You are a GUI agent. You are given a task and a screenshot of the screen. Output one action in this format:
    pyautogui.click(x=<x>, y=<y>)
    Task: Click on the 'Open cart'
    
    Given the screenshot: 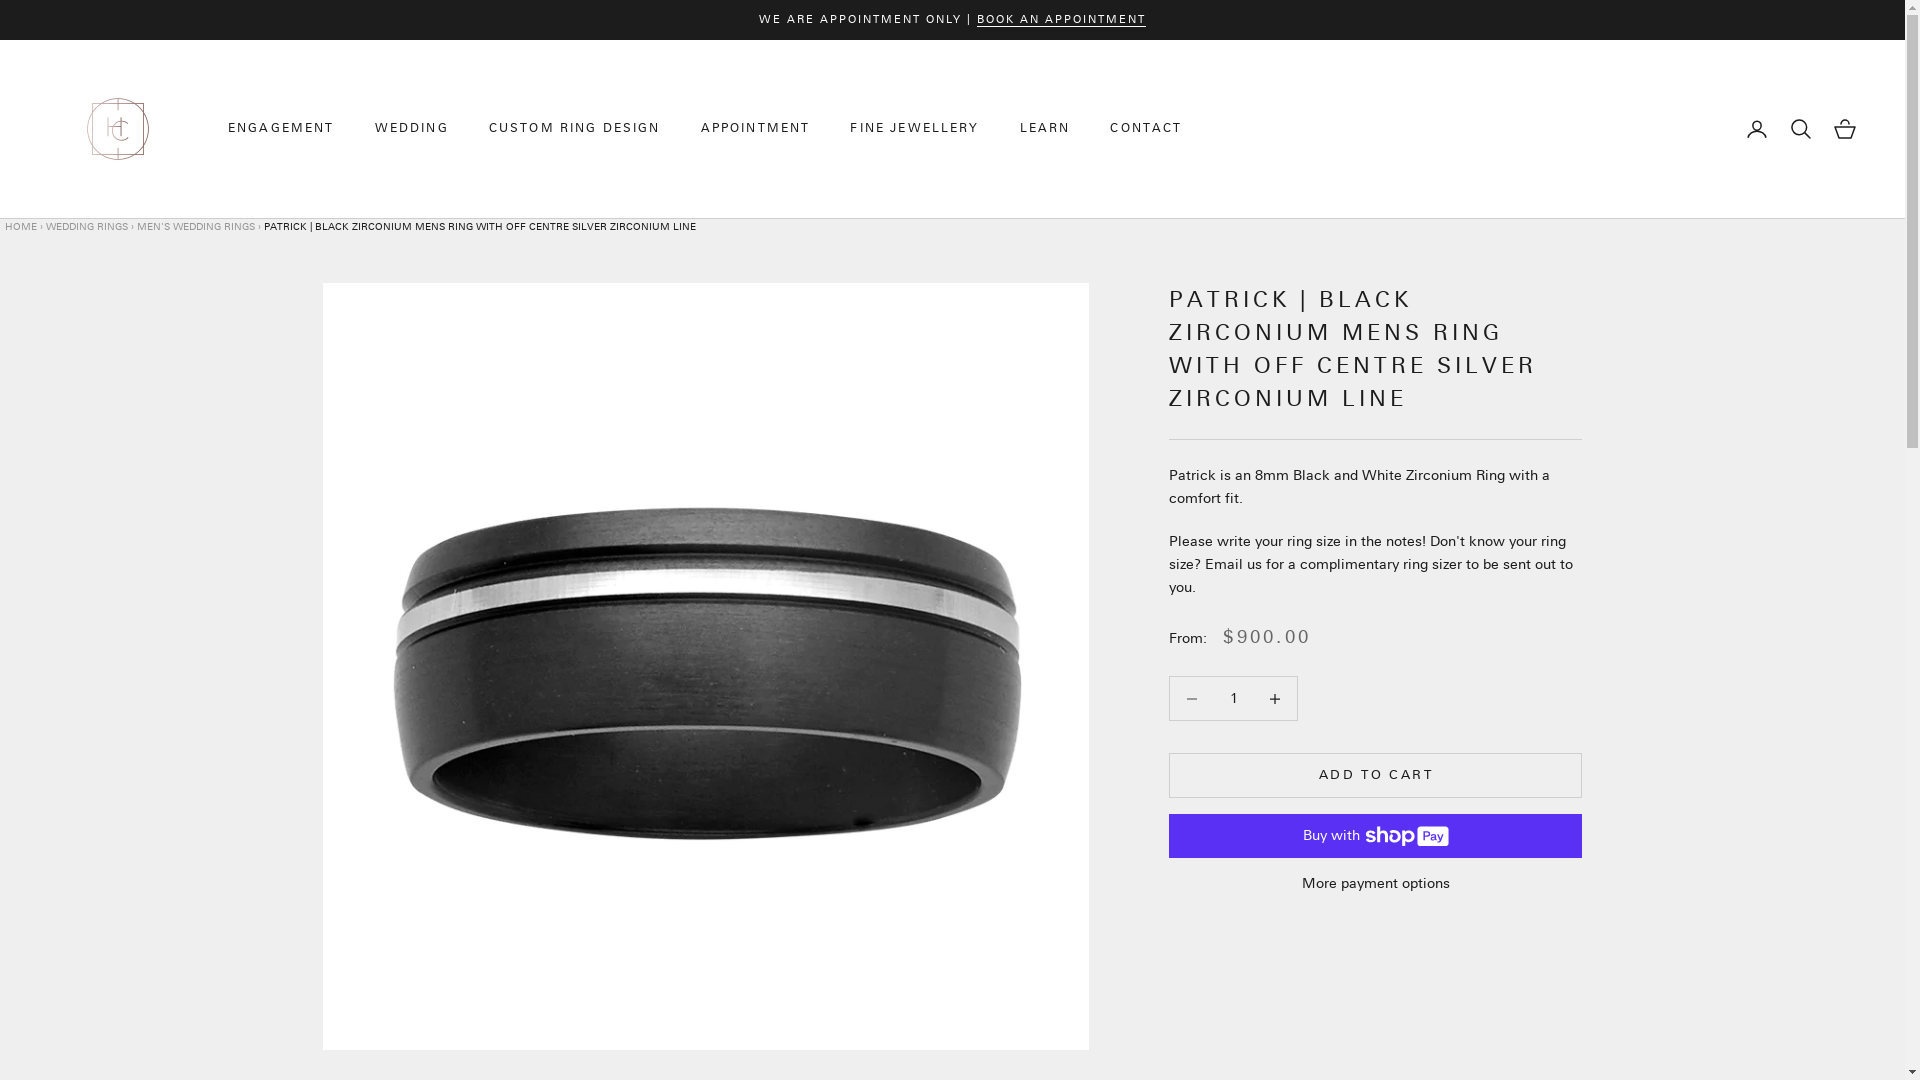 What is the action you would take?
    pyautogui.click(x=1833, y=128)
    